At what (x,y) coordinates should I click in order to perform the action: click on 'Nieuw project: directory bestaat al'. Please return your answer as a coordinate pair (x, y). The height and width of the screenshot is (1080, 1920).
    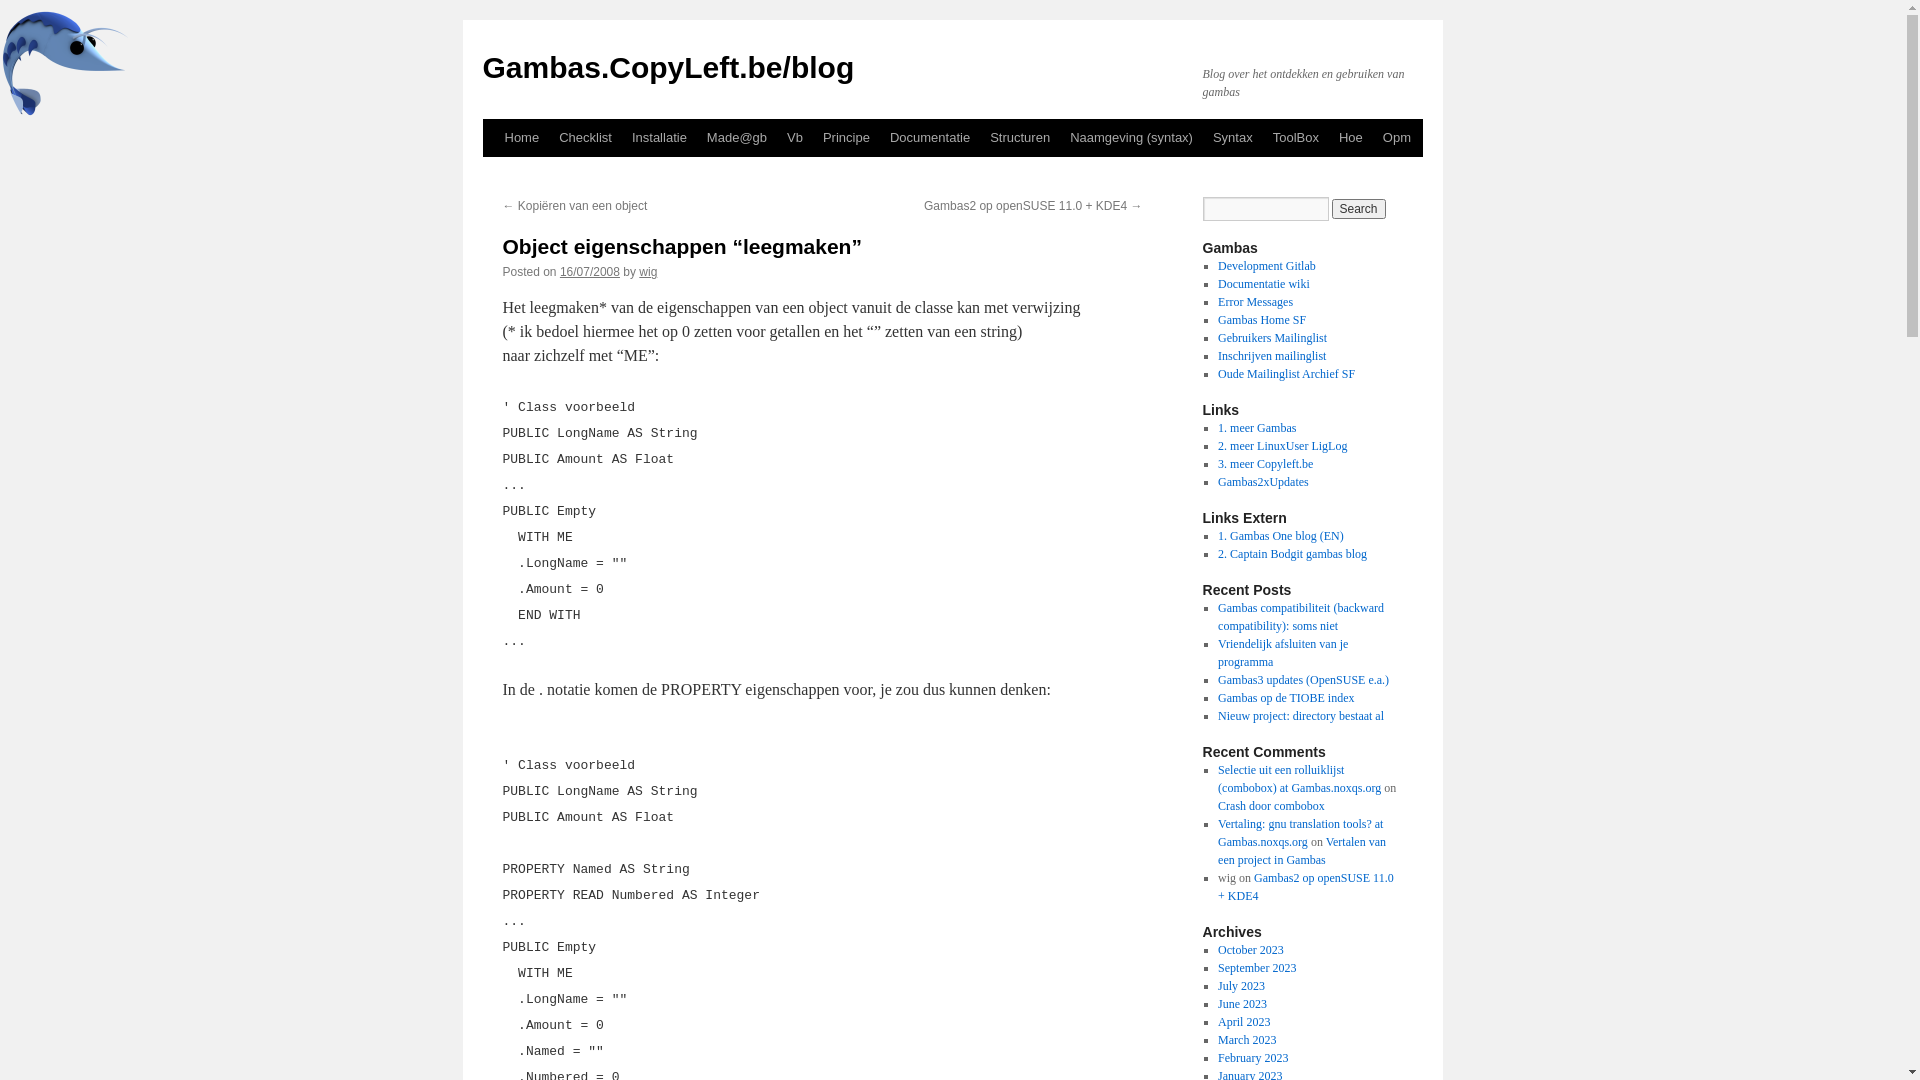
    Looking at the image, I should click on (1300, 715).